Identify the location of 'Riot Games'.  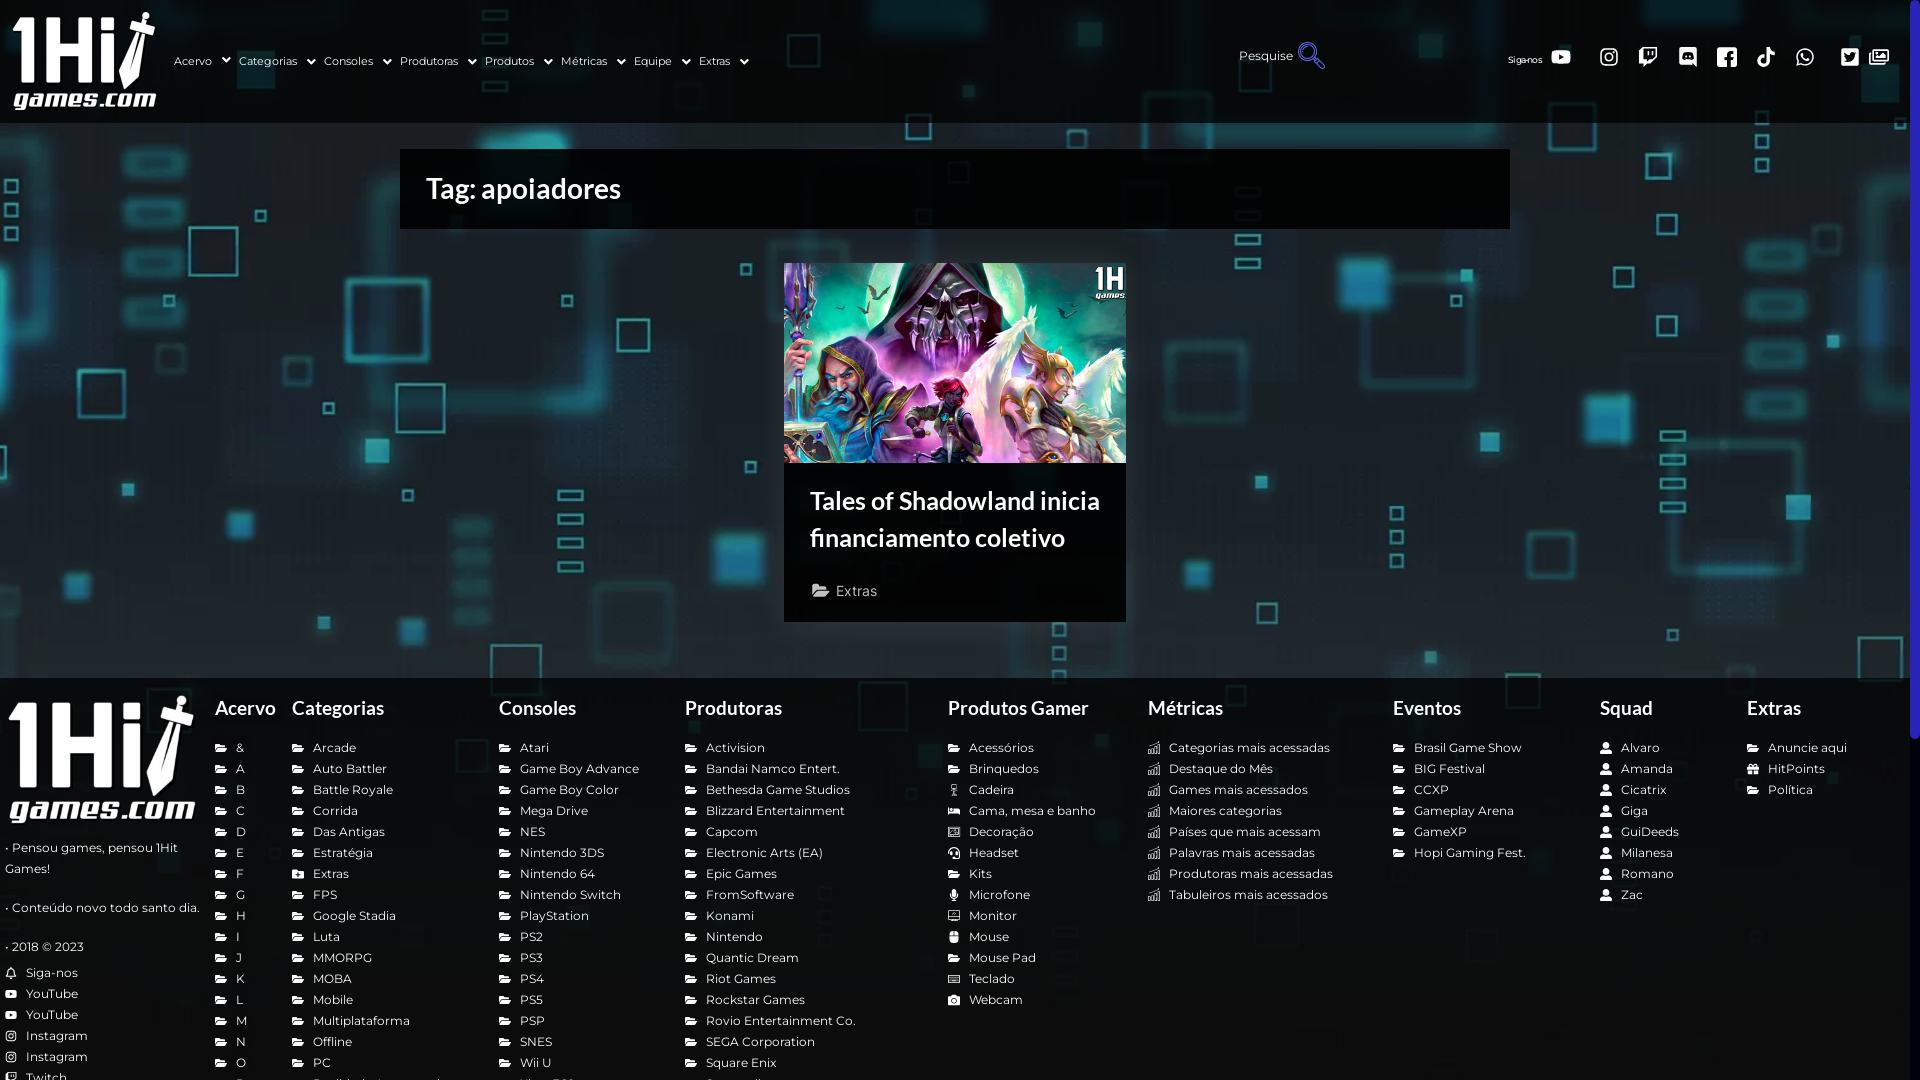
(685, 977).